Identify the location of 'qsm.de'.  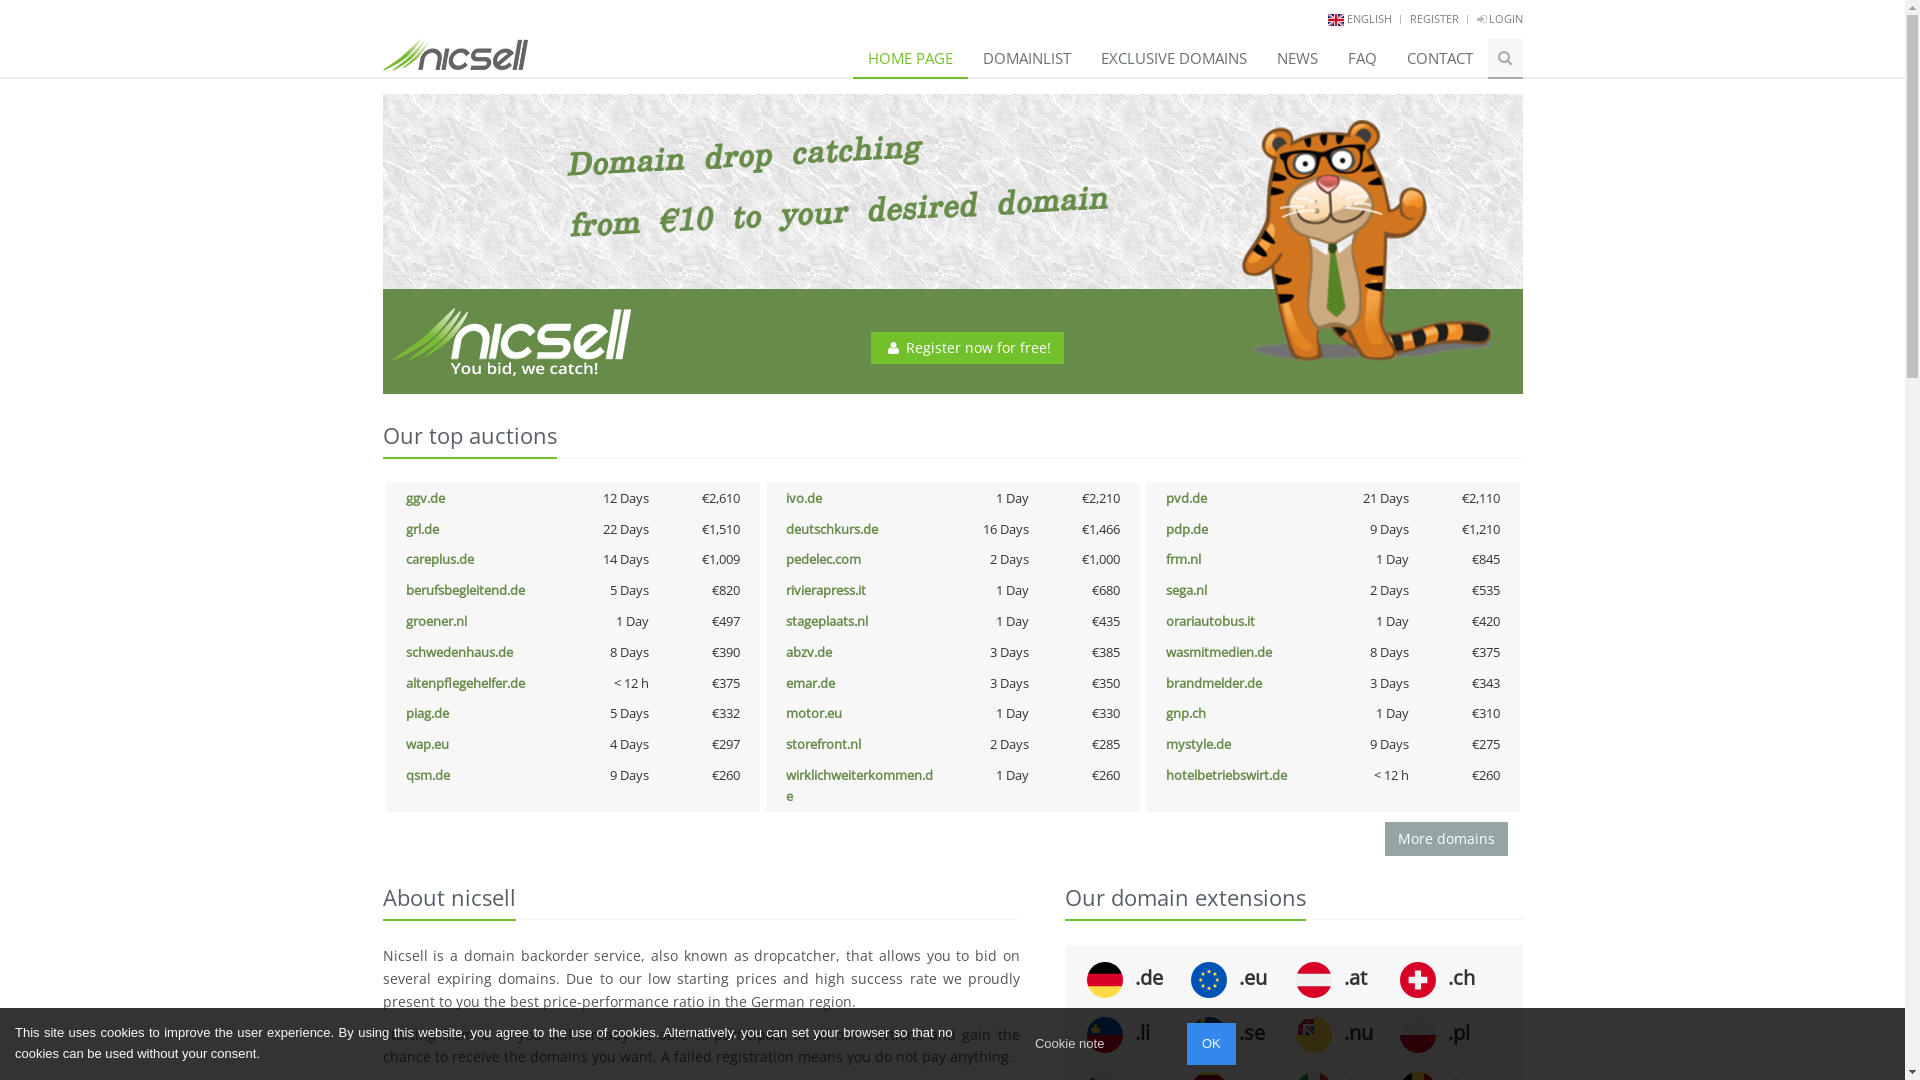
(426, 774).